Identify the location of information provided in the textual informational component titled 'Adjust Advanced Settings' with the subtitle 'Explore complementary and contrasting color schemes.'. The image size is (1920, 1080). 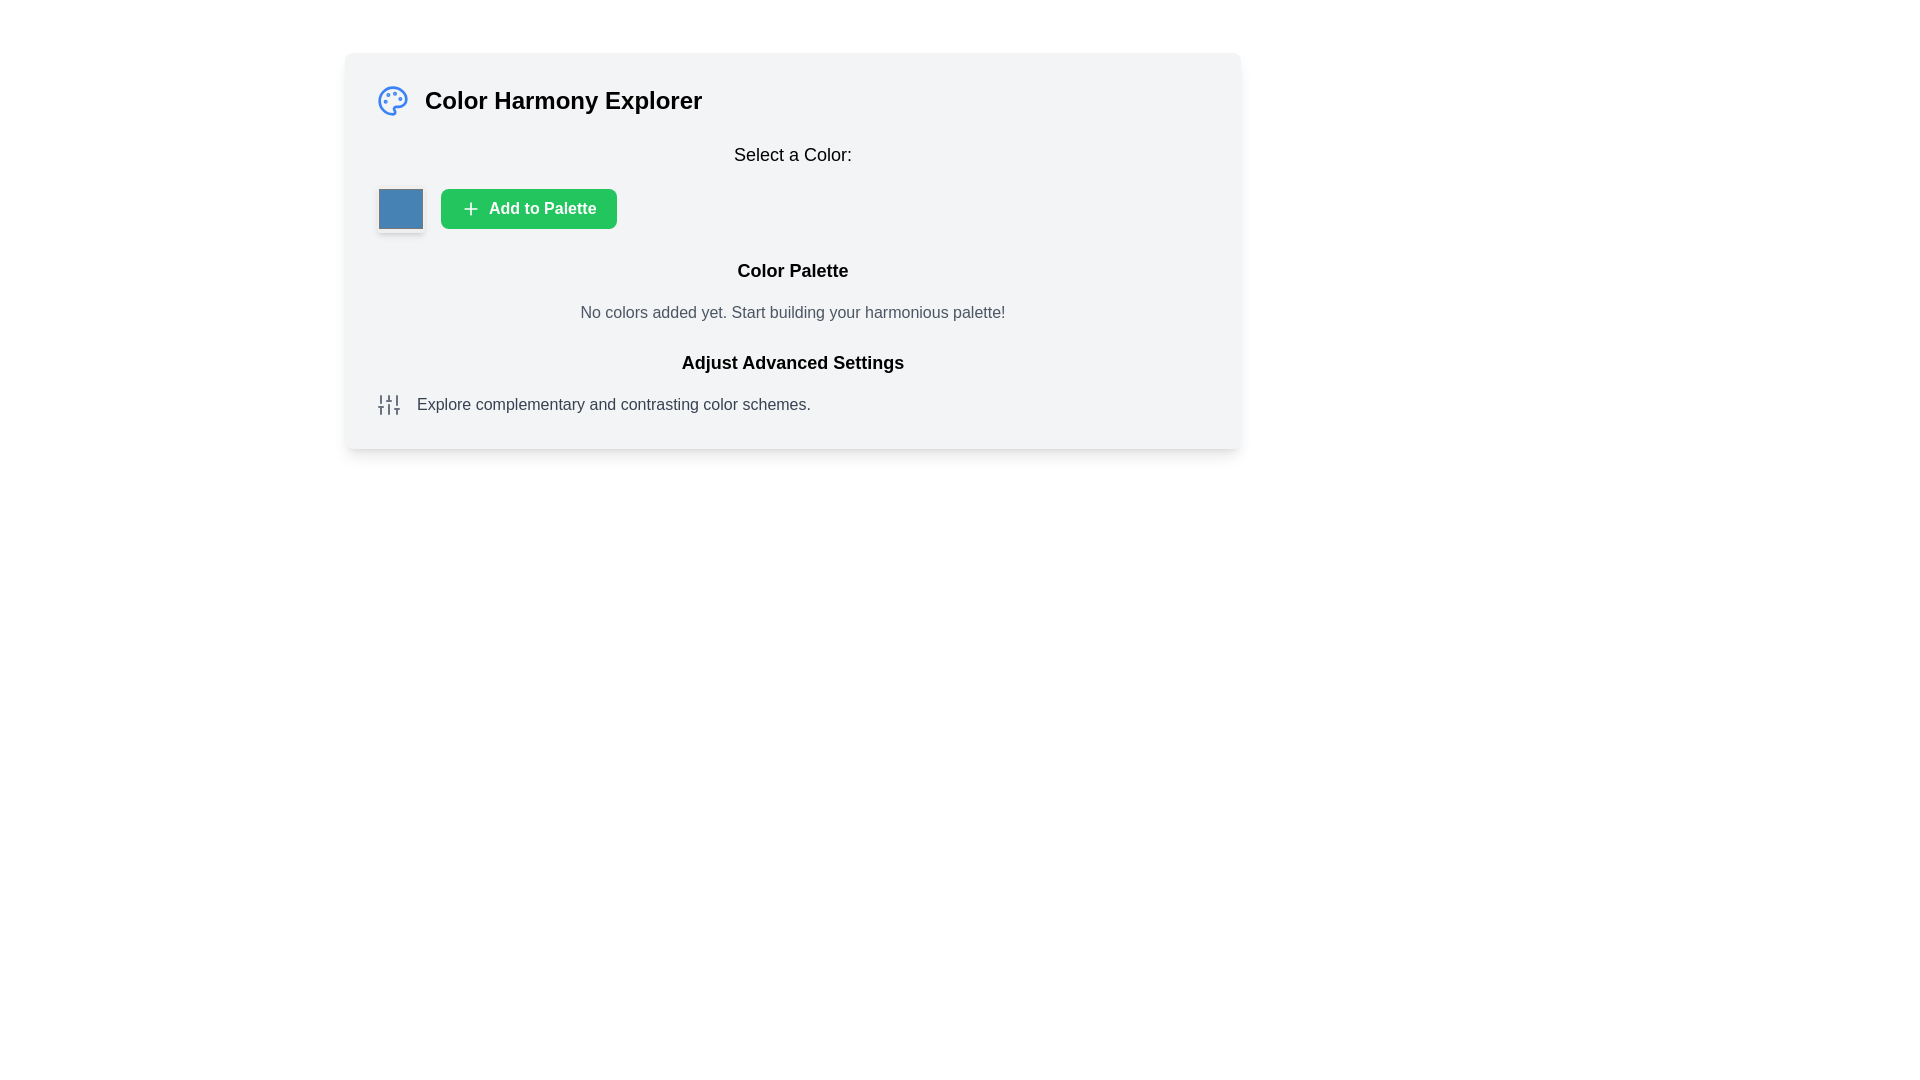
(791, 382).